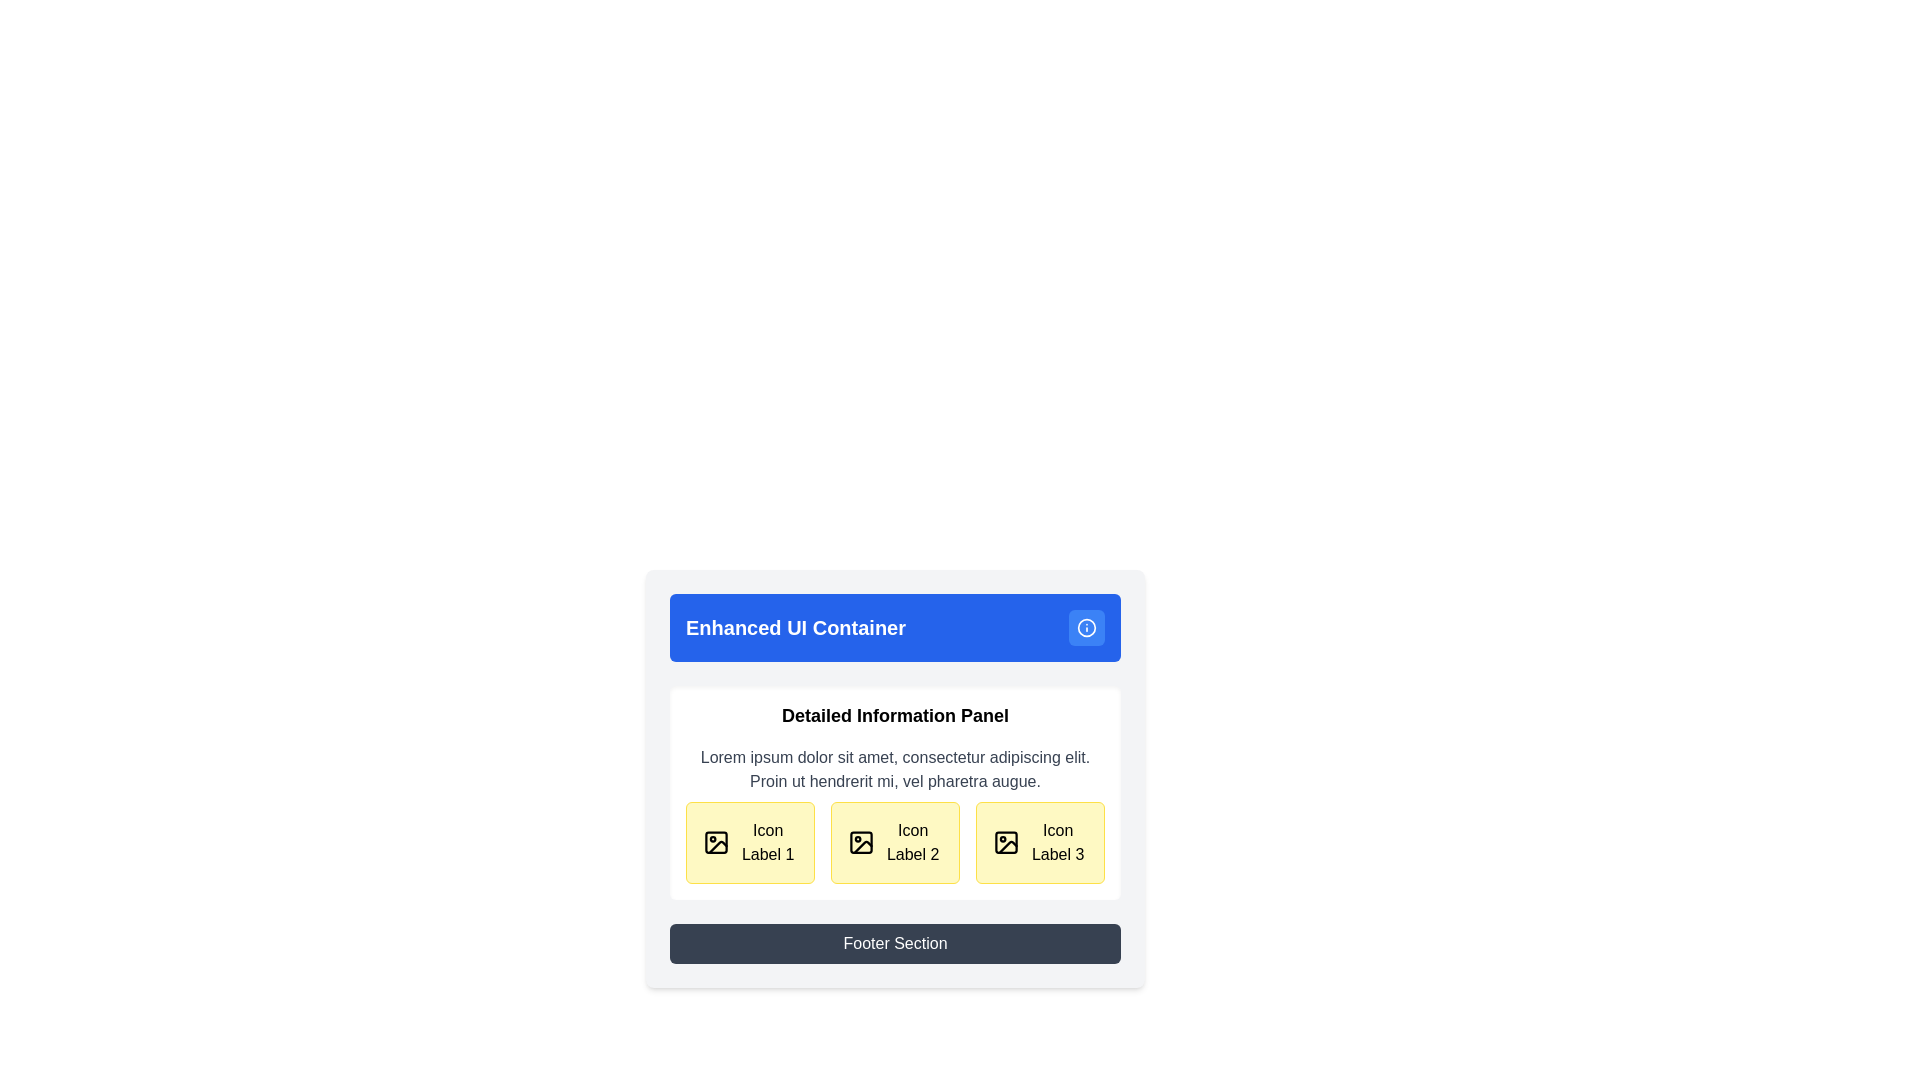 The image size is (1920, 1080). Describe the element at coordinates (894, 843) in the screenshot. I see `the non-interactive display component that shows the text label 'Icon Label 2' and its paired icon, located in the middle of a three-column grid layout at the bottom of the 'Detailed Information Panel'` at that location.